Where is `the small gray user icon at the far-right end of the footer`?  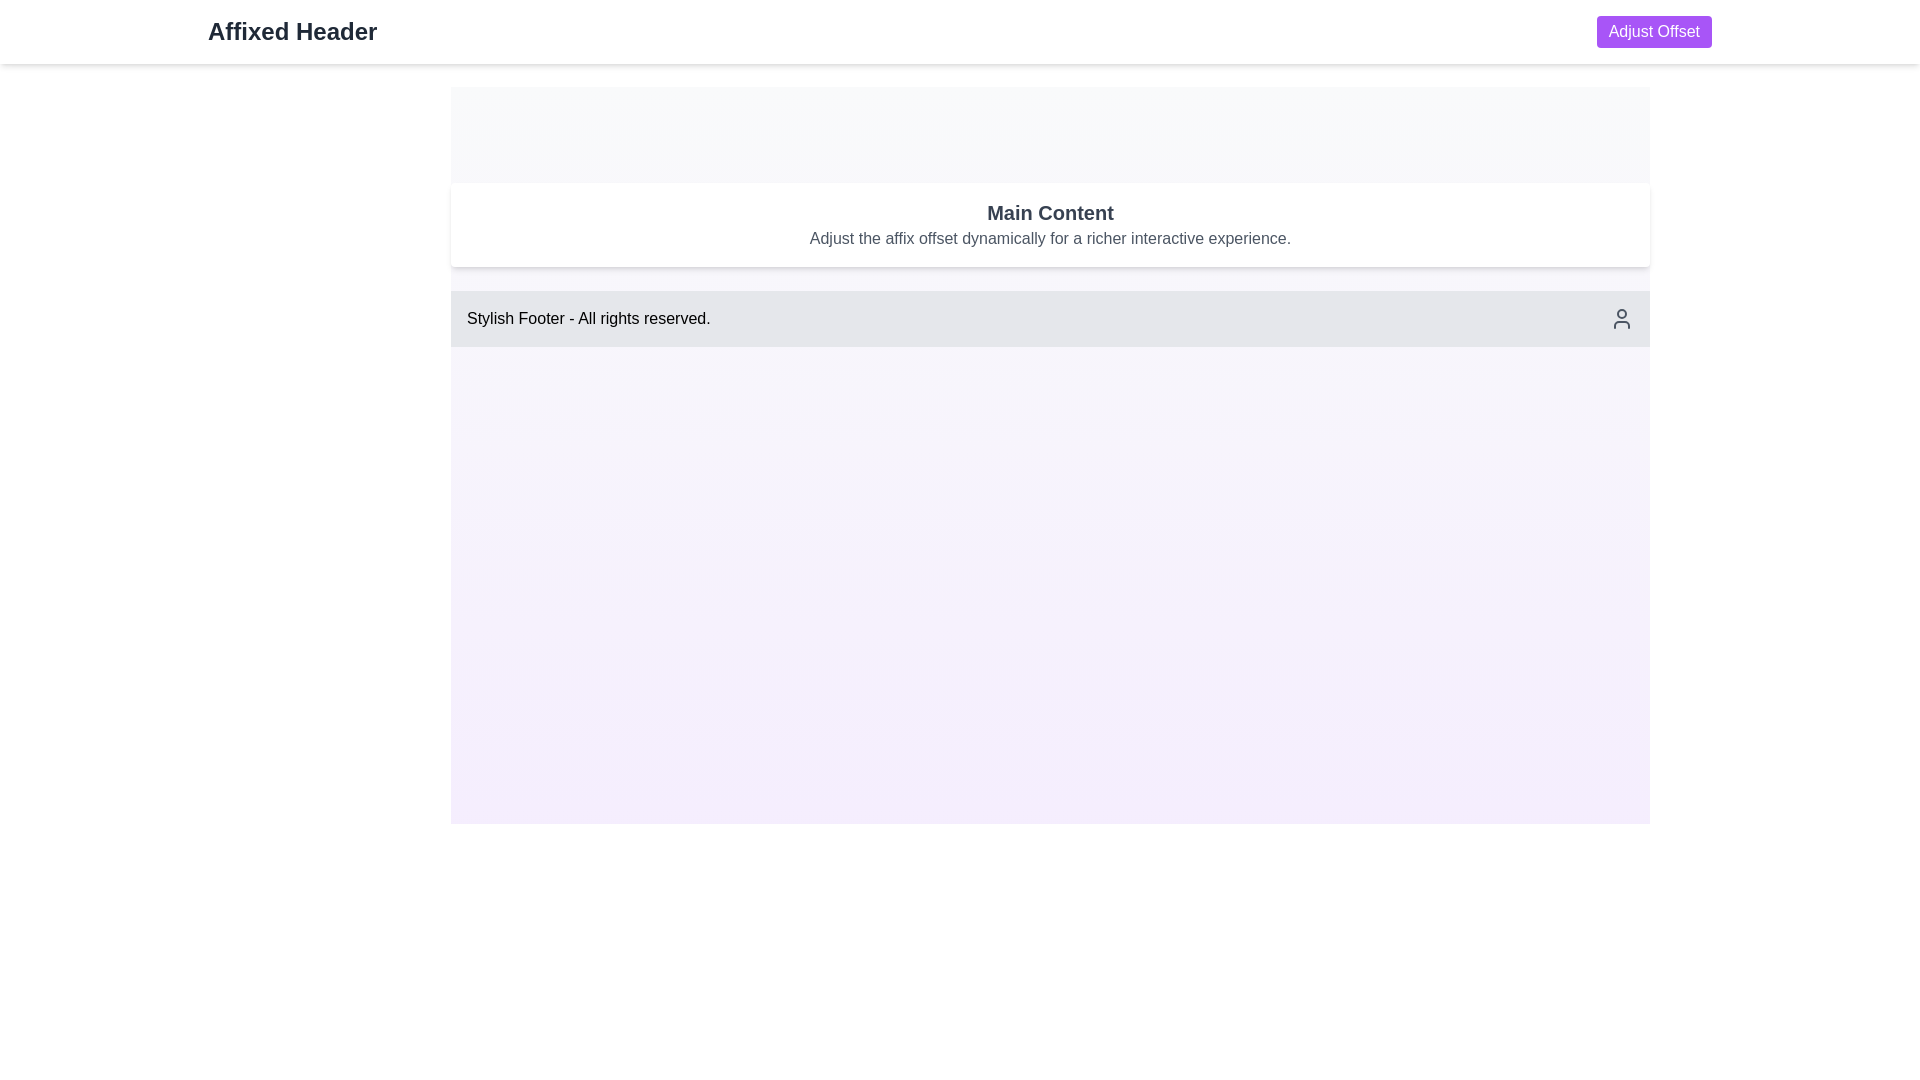
the small gray user icon at the far-right end of the footer is located at coordinates (1622, 318).